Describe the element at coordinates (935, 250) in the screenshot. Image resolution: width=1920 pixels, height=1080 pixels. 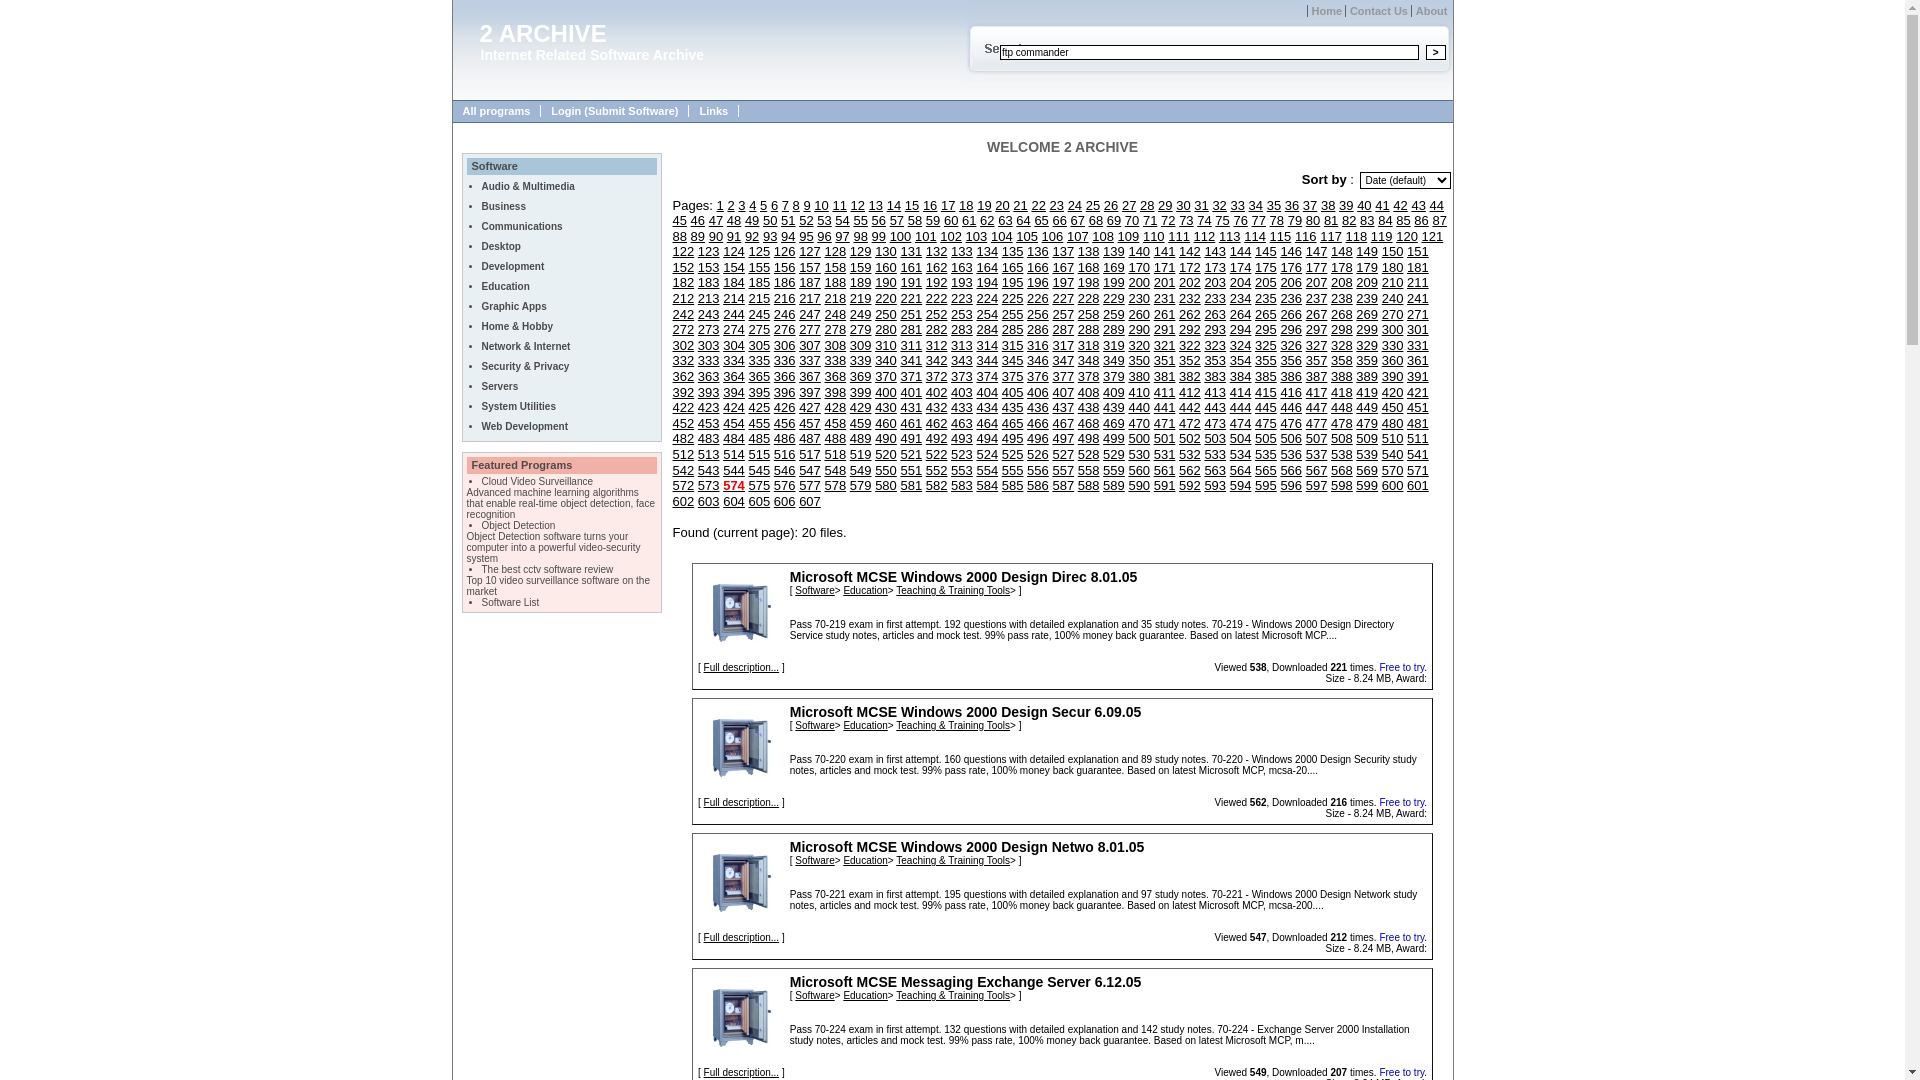
I see `'132'` at that location.